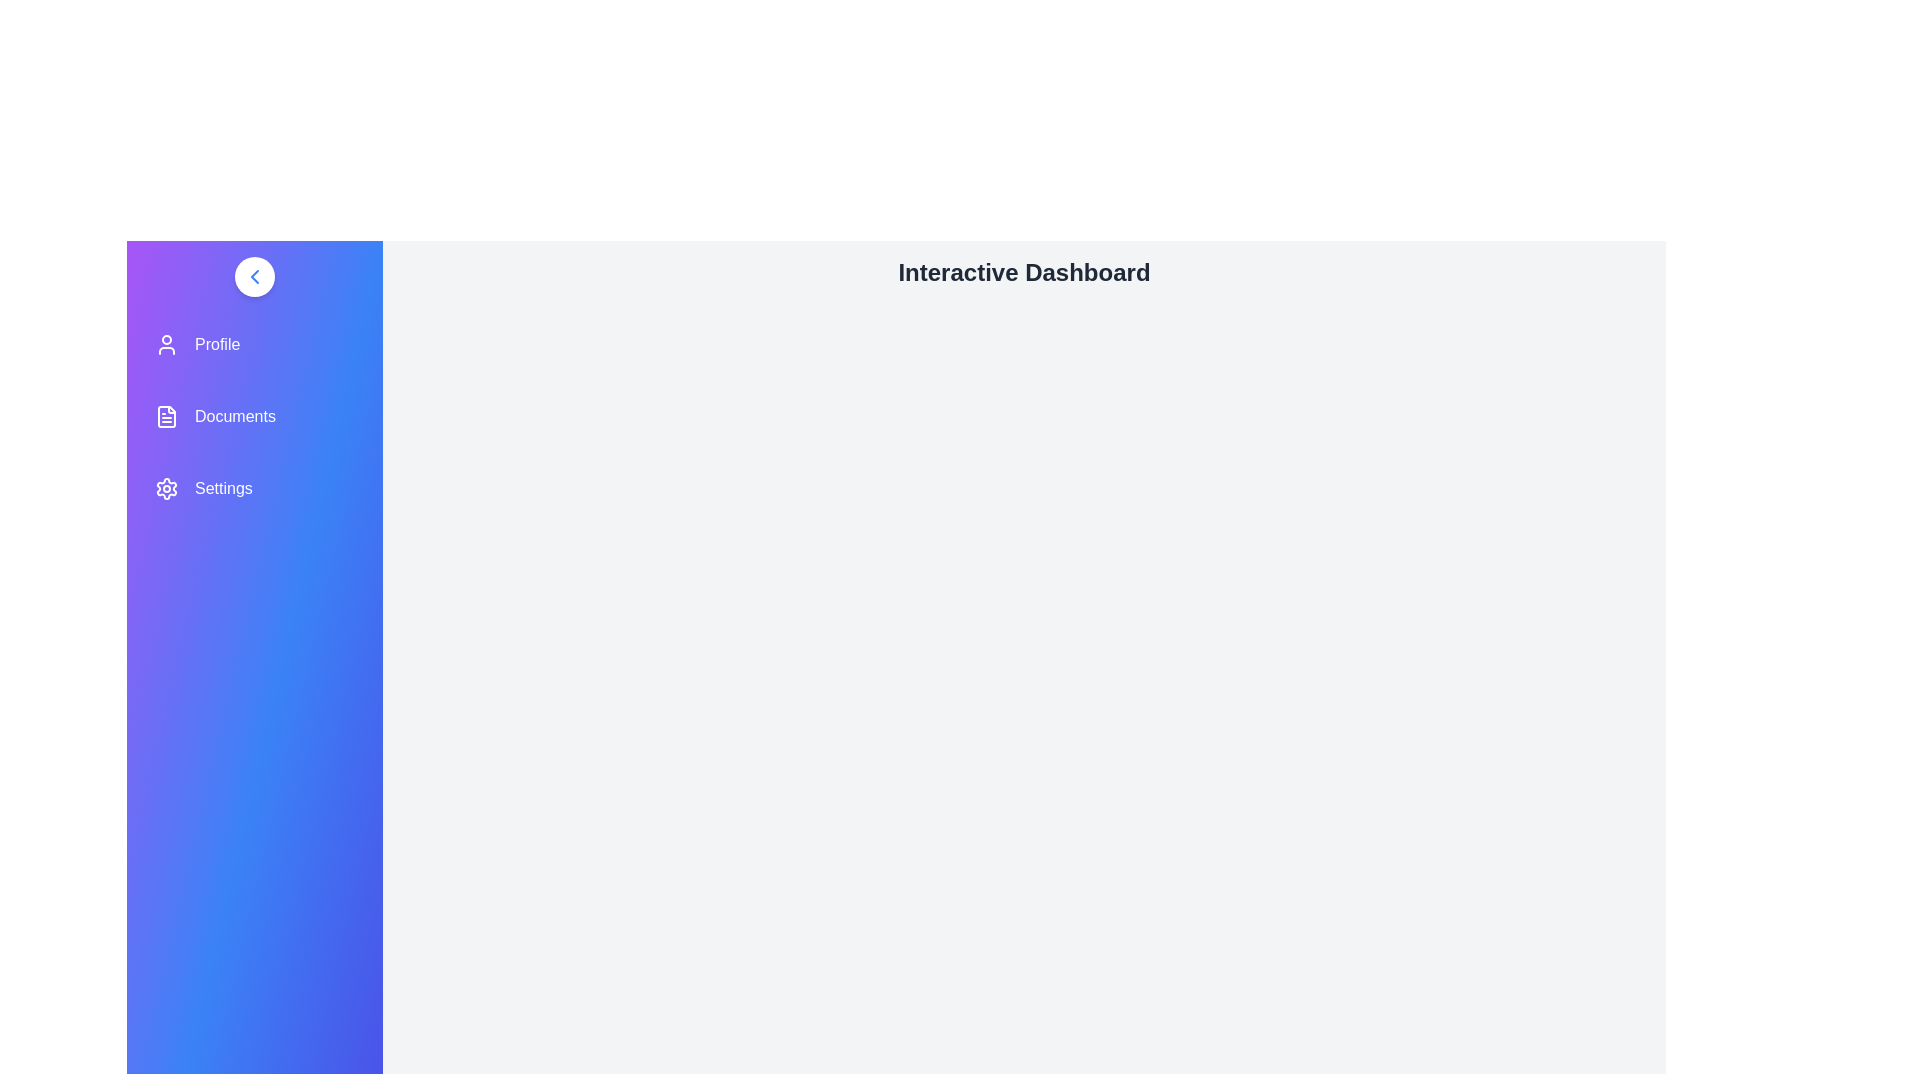 The width and height of the screenshot is (1920, 1080). I want to click on the text 'Interactive Dashboard' to select it, so click(1024, 273).